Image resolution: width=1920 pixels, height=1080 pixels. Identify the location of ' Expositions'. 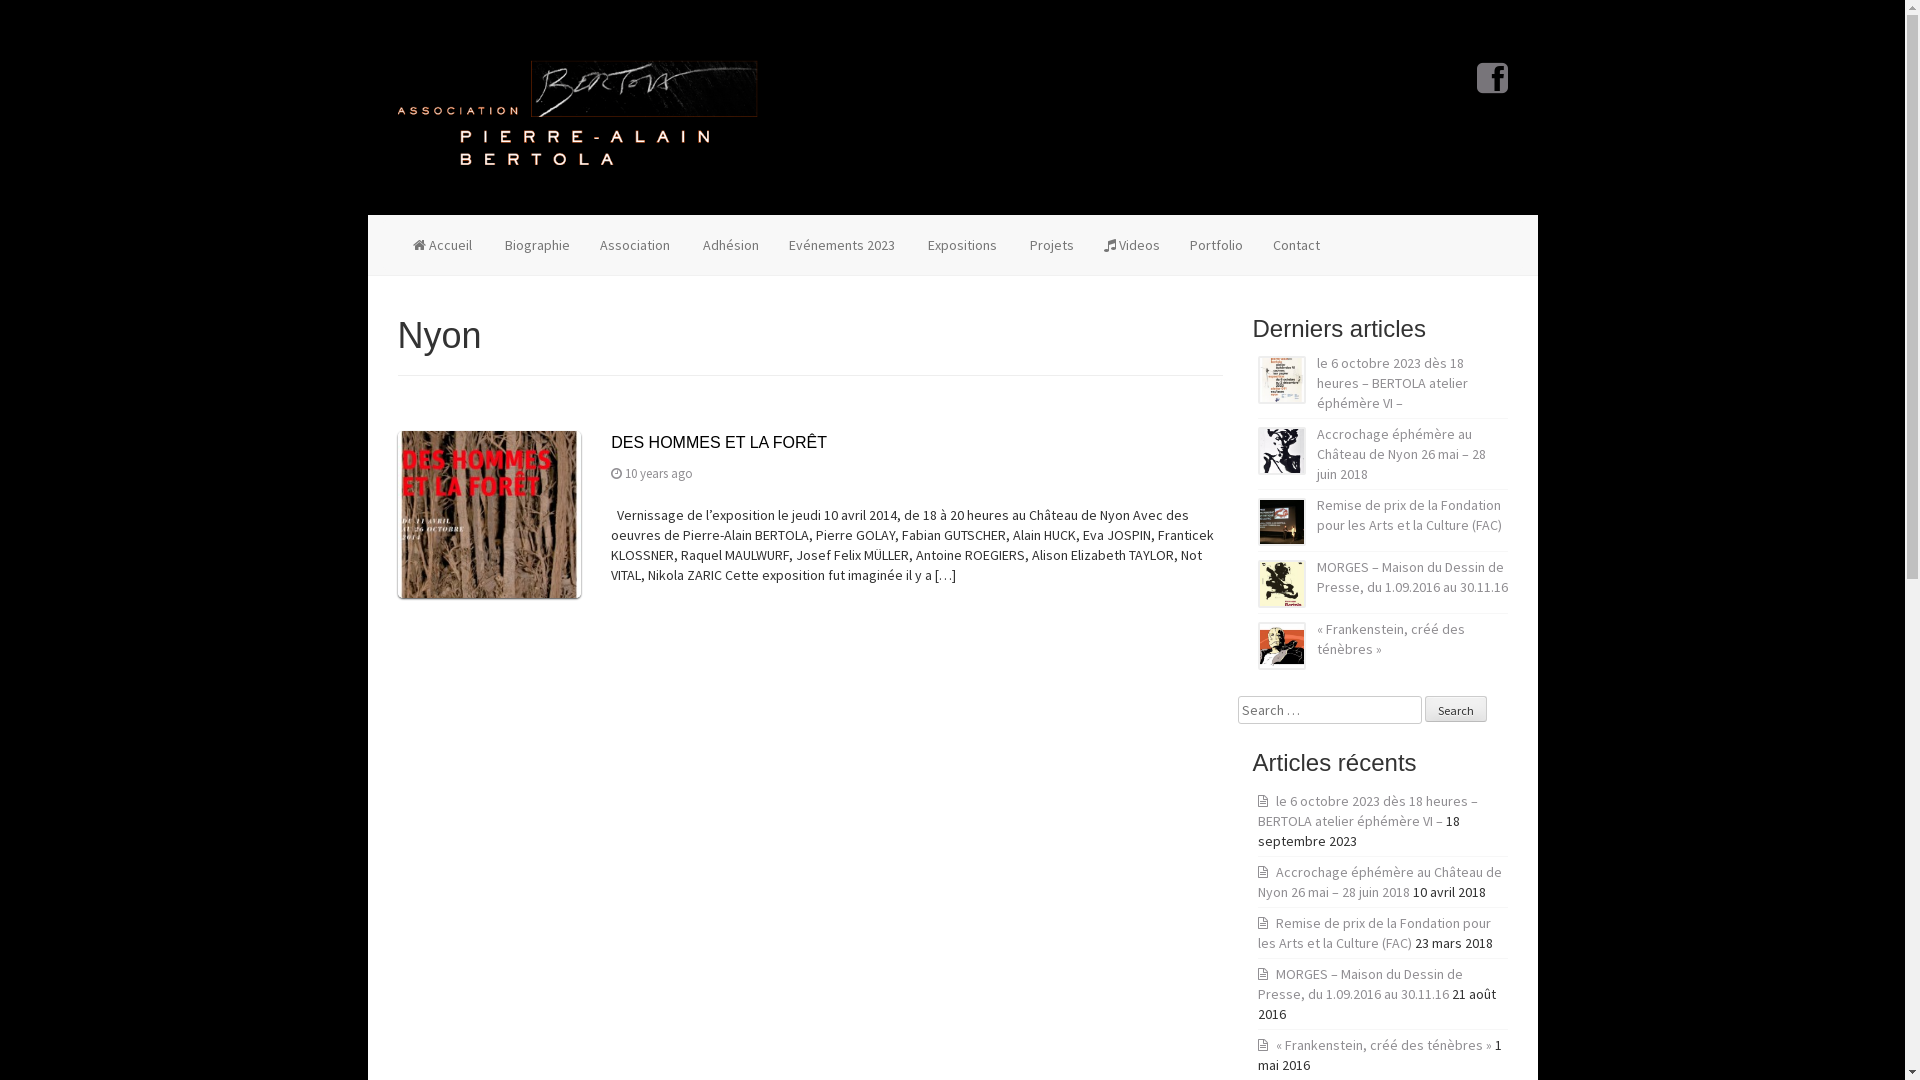
(960, 244).